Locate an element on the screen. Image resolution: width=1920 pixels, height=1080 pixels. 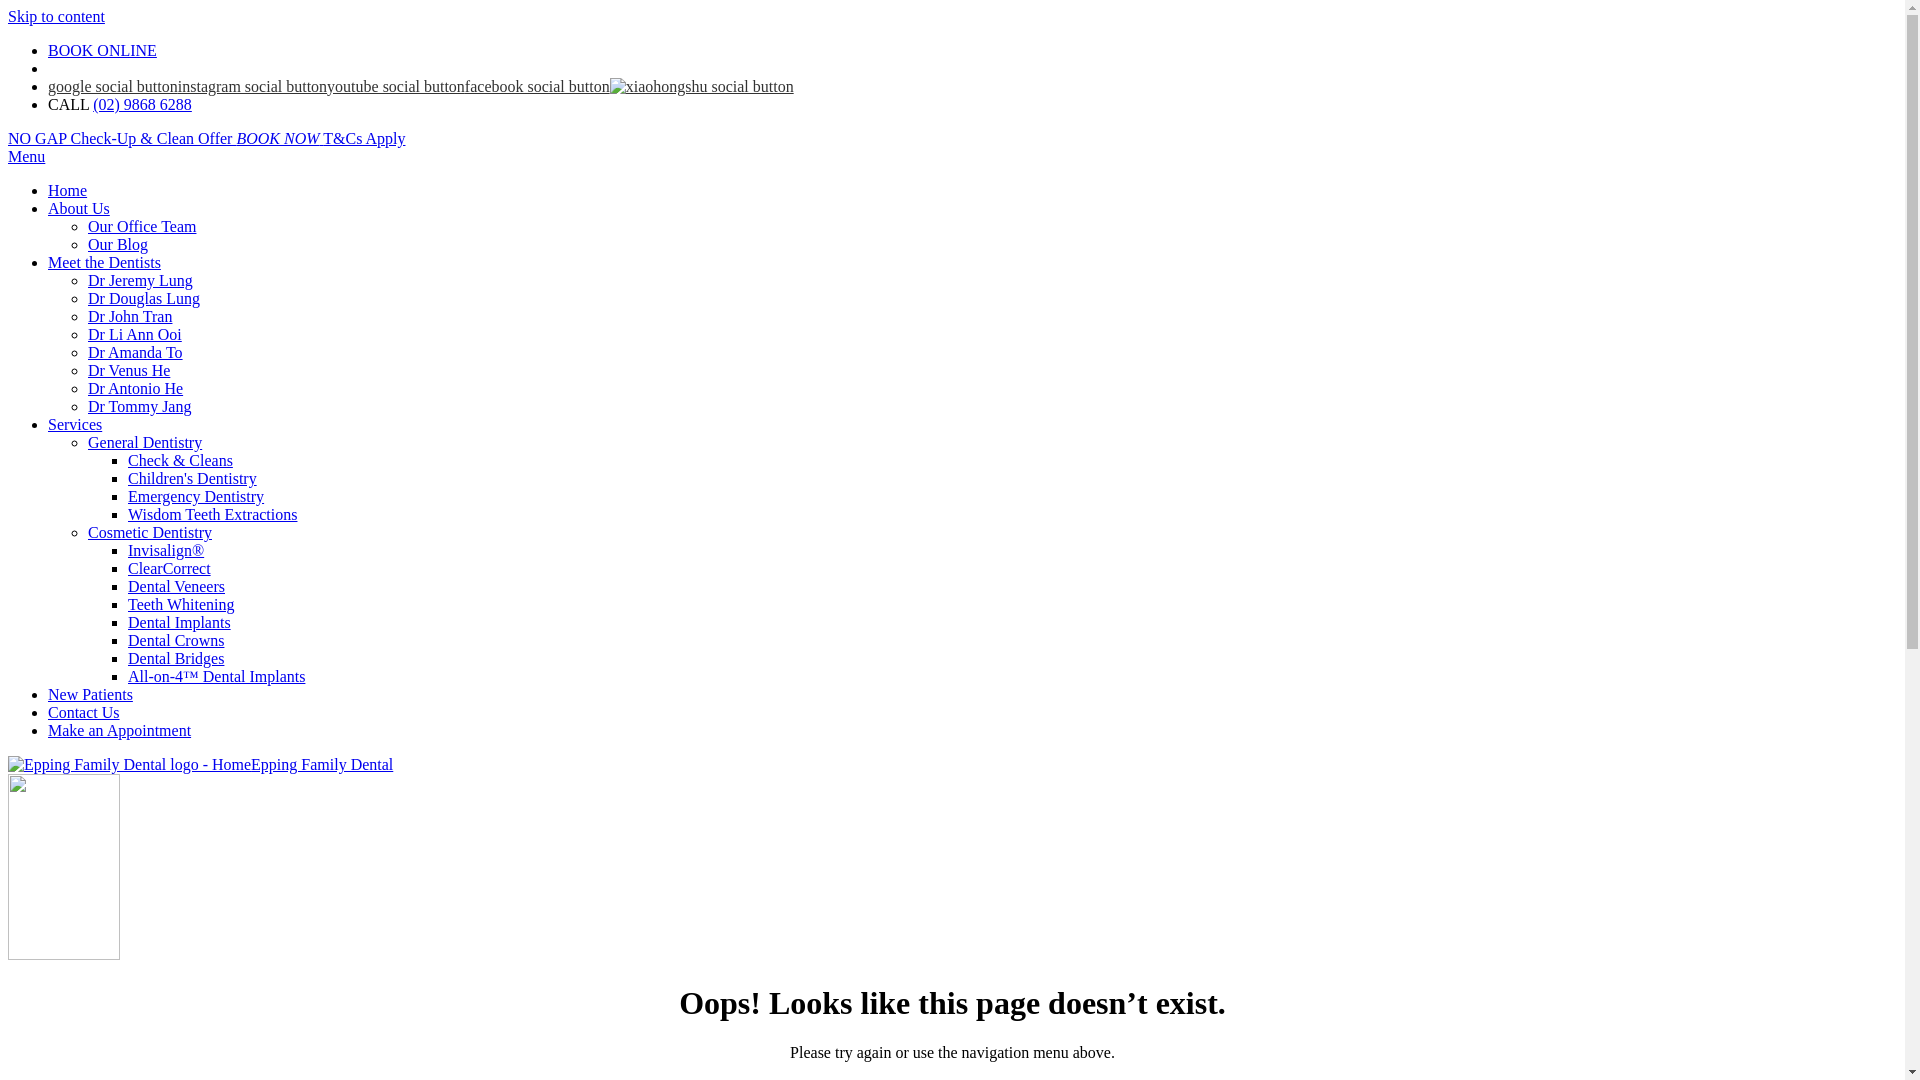
'Dr Tommy Jang' is located at coordinates (86, 405).